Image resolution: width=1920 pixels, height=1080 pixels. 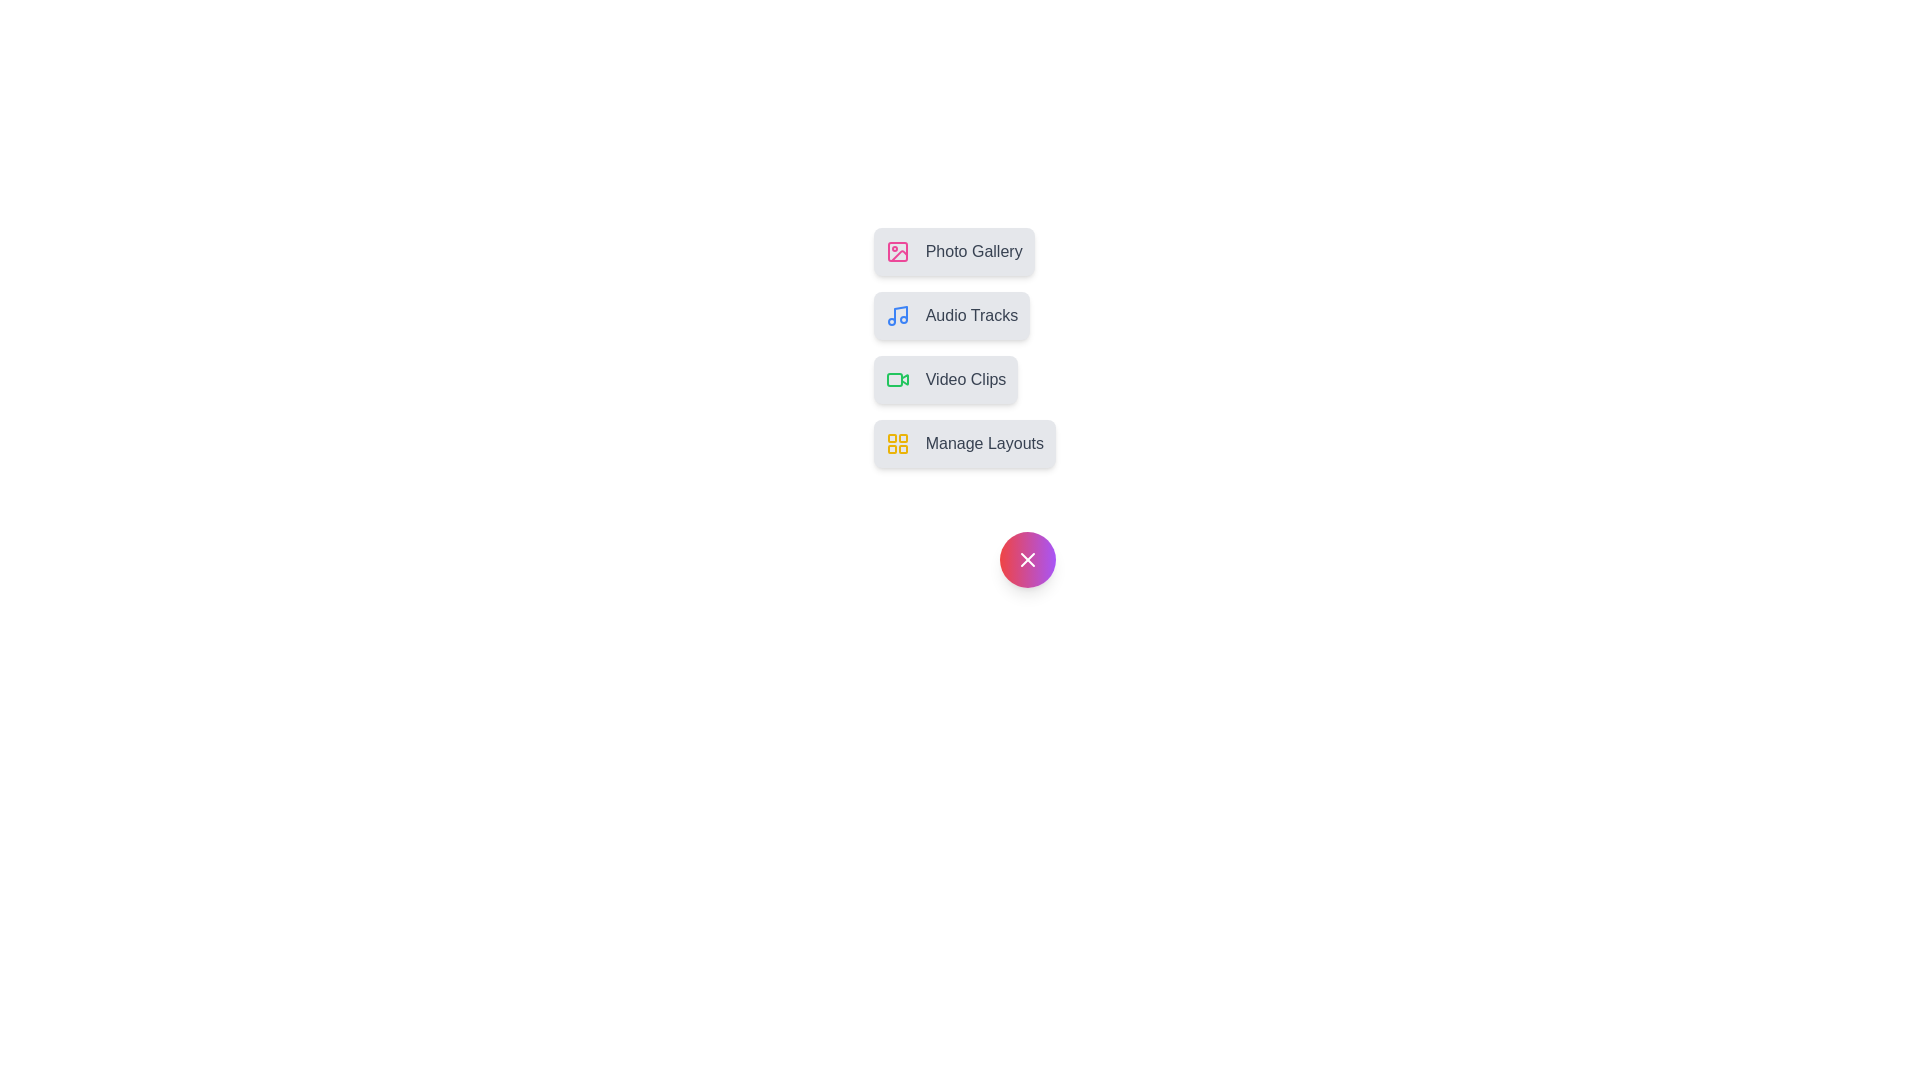 What do you see at coordinates (1027, 559) in the screenshot?
I see `the cancel button located at the bottom right of the interface, distinct from the list of items including 'Photo Gallery', 'Audio Tracks', 'Video Clips', and 'Manage Layouts'` at bounding box center [1027, 559].